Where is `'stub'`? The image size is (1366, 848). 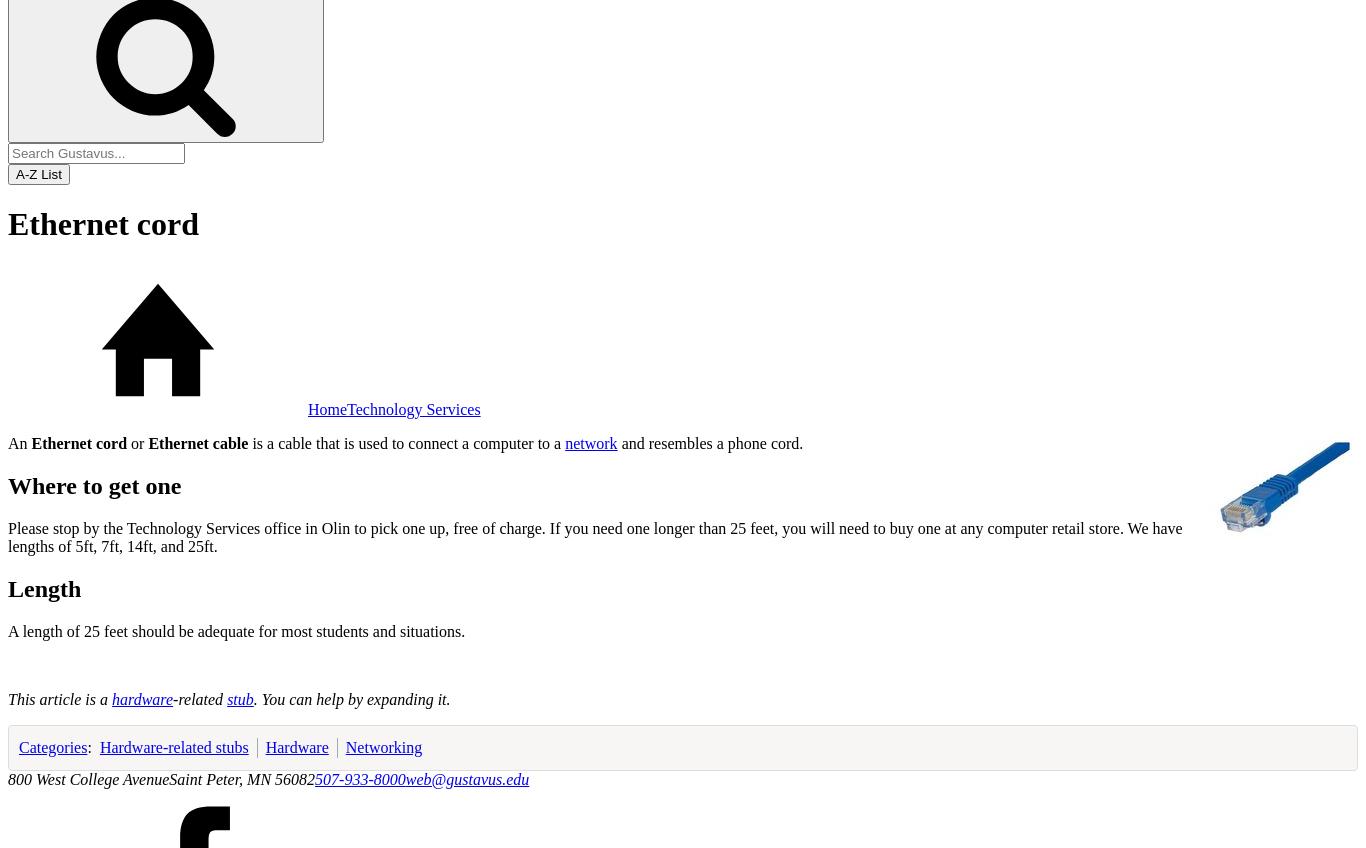
'stub' is located at coordinates (240, 698).